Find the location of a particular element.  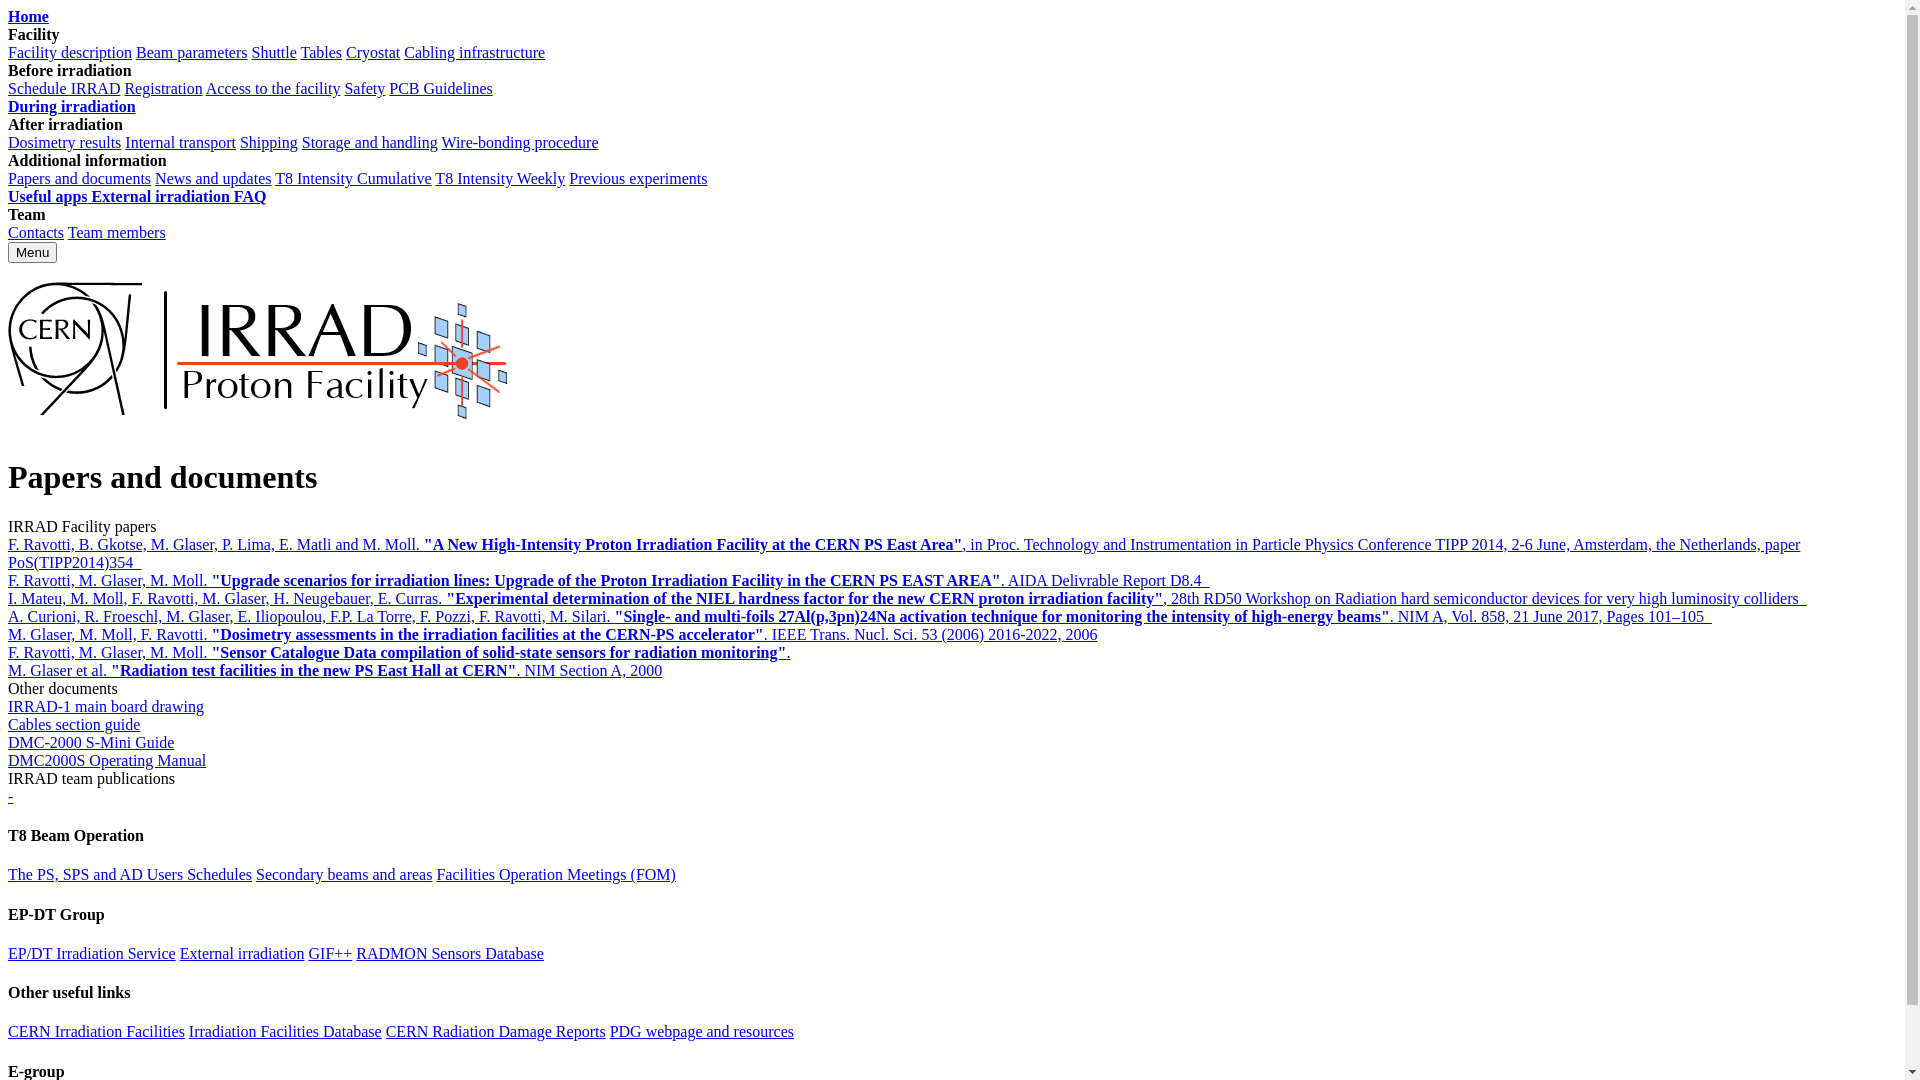

'-' is located at coordinates (8, 795).